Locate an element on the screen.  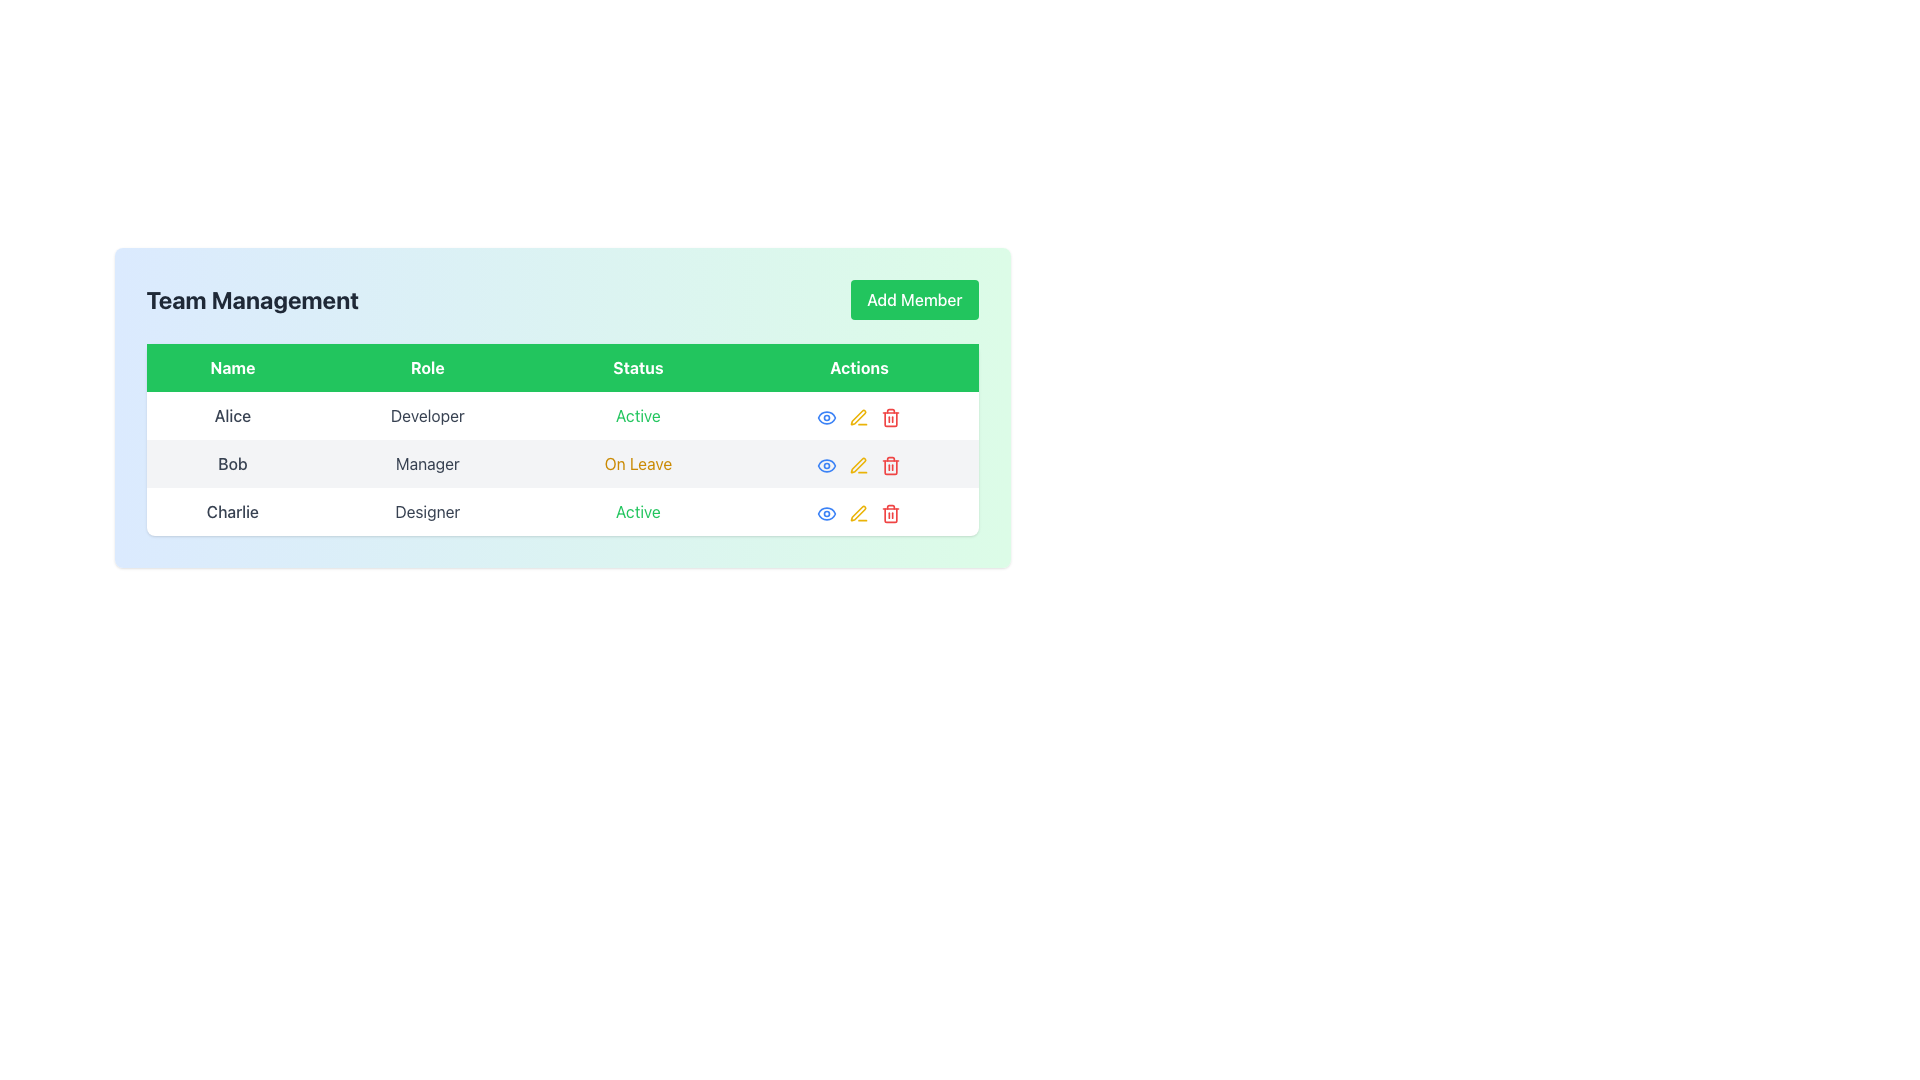
the 'View' action button for the user 'Bob' in the table's 'Actions' column is located at coordinates (826, 463).